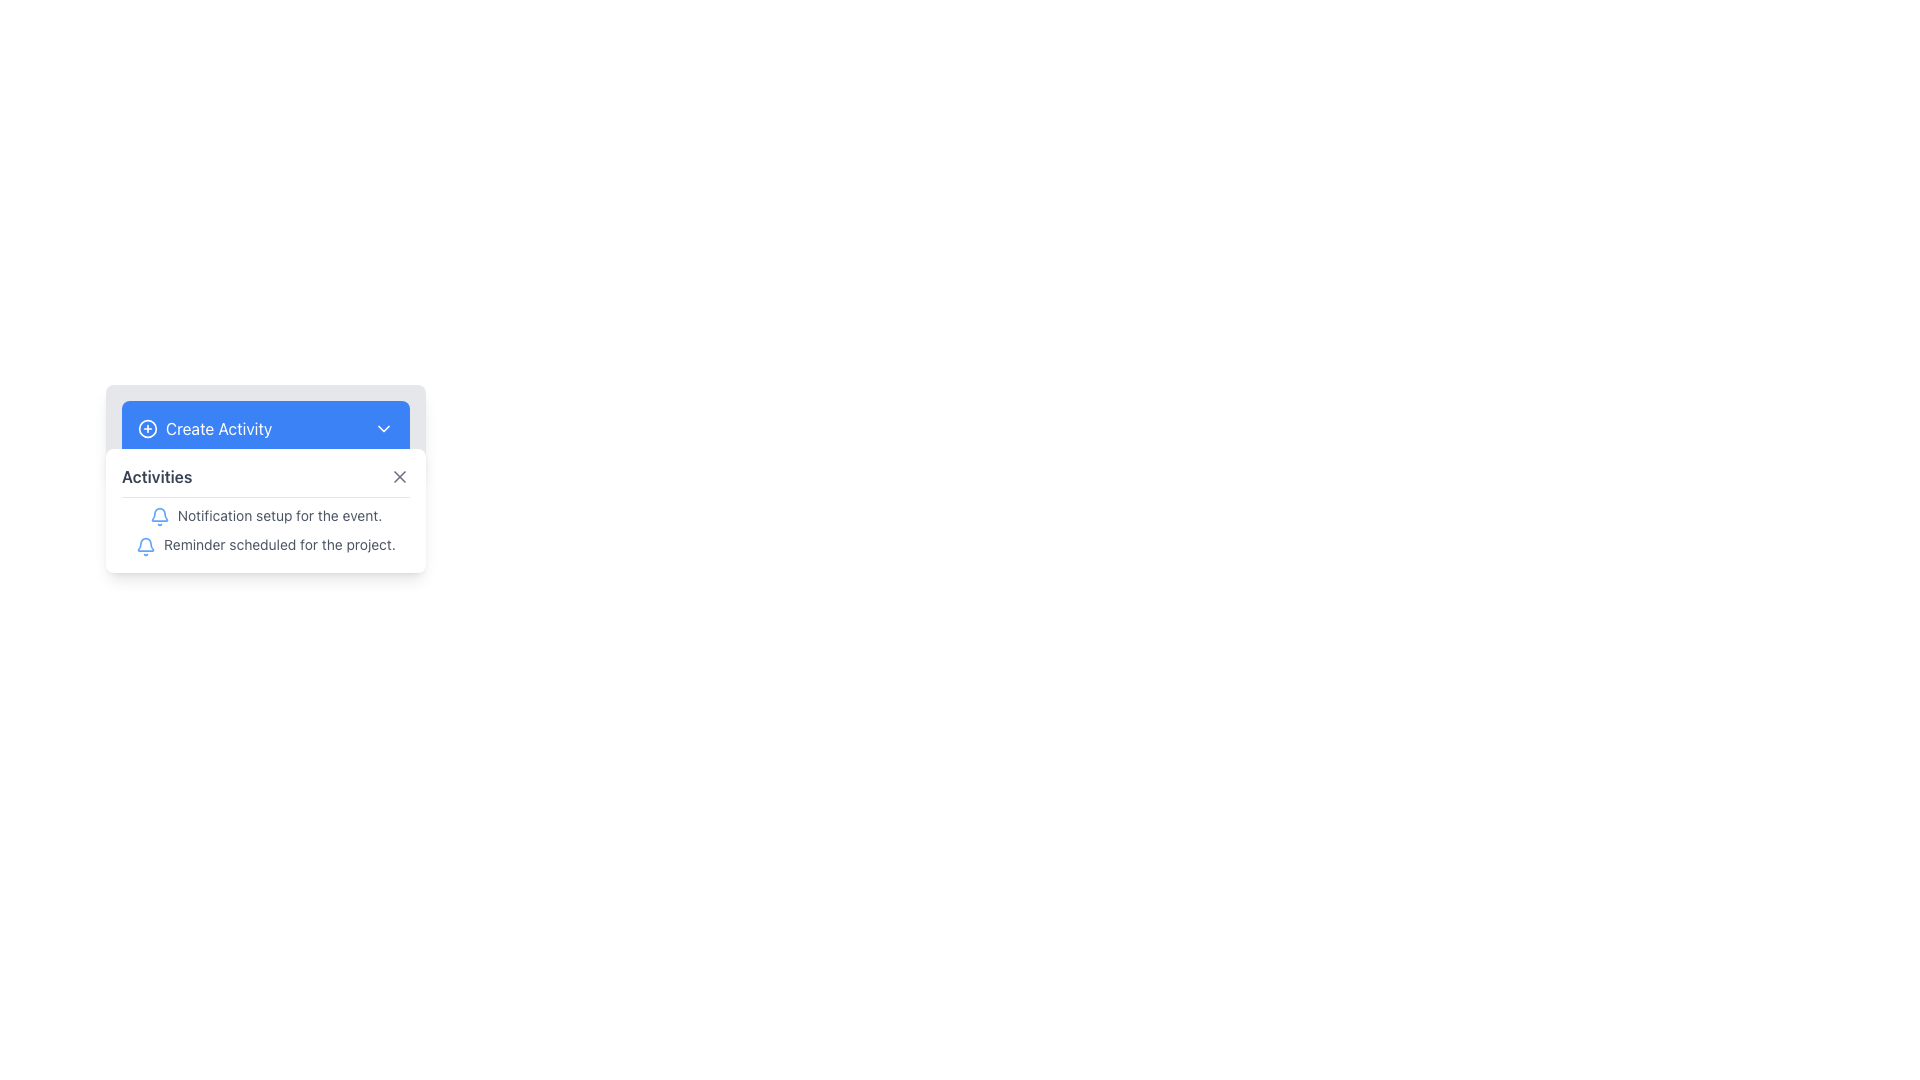 Image resolution: width=1920 pixels, height=1080 pixels. I want to click on the notification icon located in the 'Activities' section, which indicates the notification setup feature beside the text 'Notification setup for the event.', so click(158, 516).